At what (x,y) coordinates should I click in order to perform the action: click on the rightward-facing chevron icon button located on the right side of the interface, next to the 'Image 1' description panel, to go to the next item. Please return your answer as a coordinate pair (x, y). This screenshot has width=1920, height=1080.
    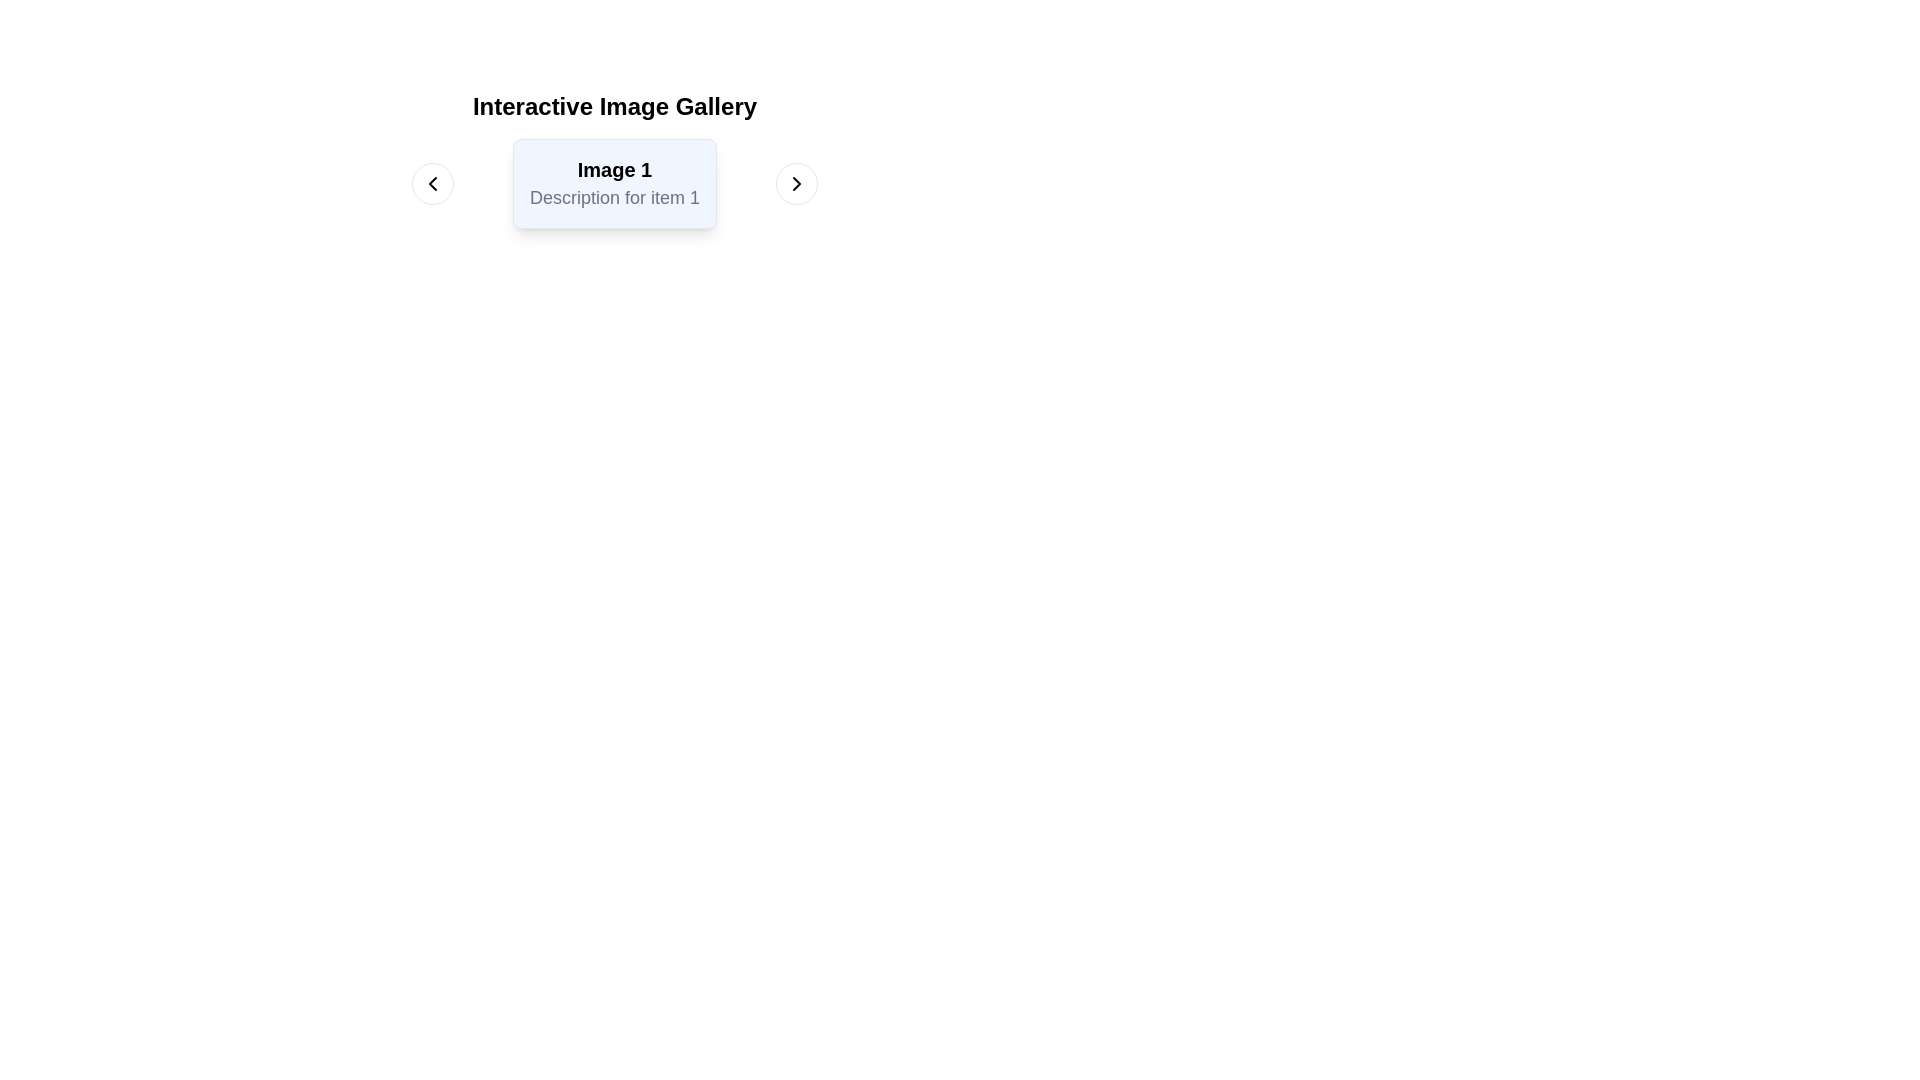
    Looking at the image, I should click on (795, 184).